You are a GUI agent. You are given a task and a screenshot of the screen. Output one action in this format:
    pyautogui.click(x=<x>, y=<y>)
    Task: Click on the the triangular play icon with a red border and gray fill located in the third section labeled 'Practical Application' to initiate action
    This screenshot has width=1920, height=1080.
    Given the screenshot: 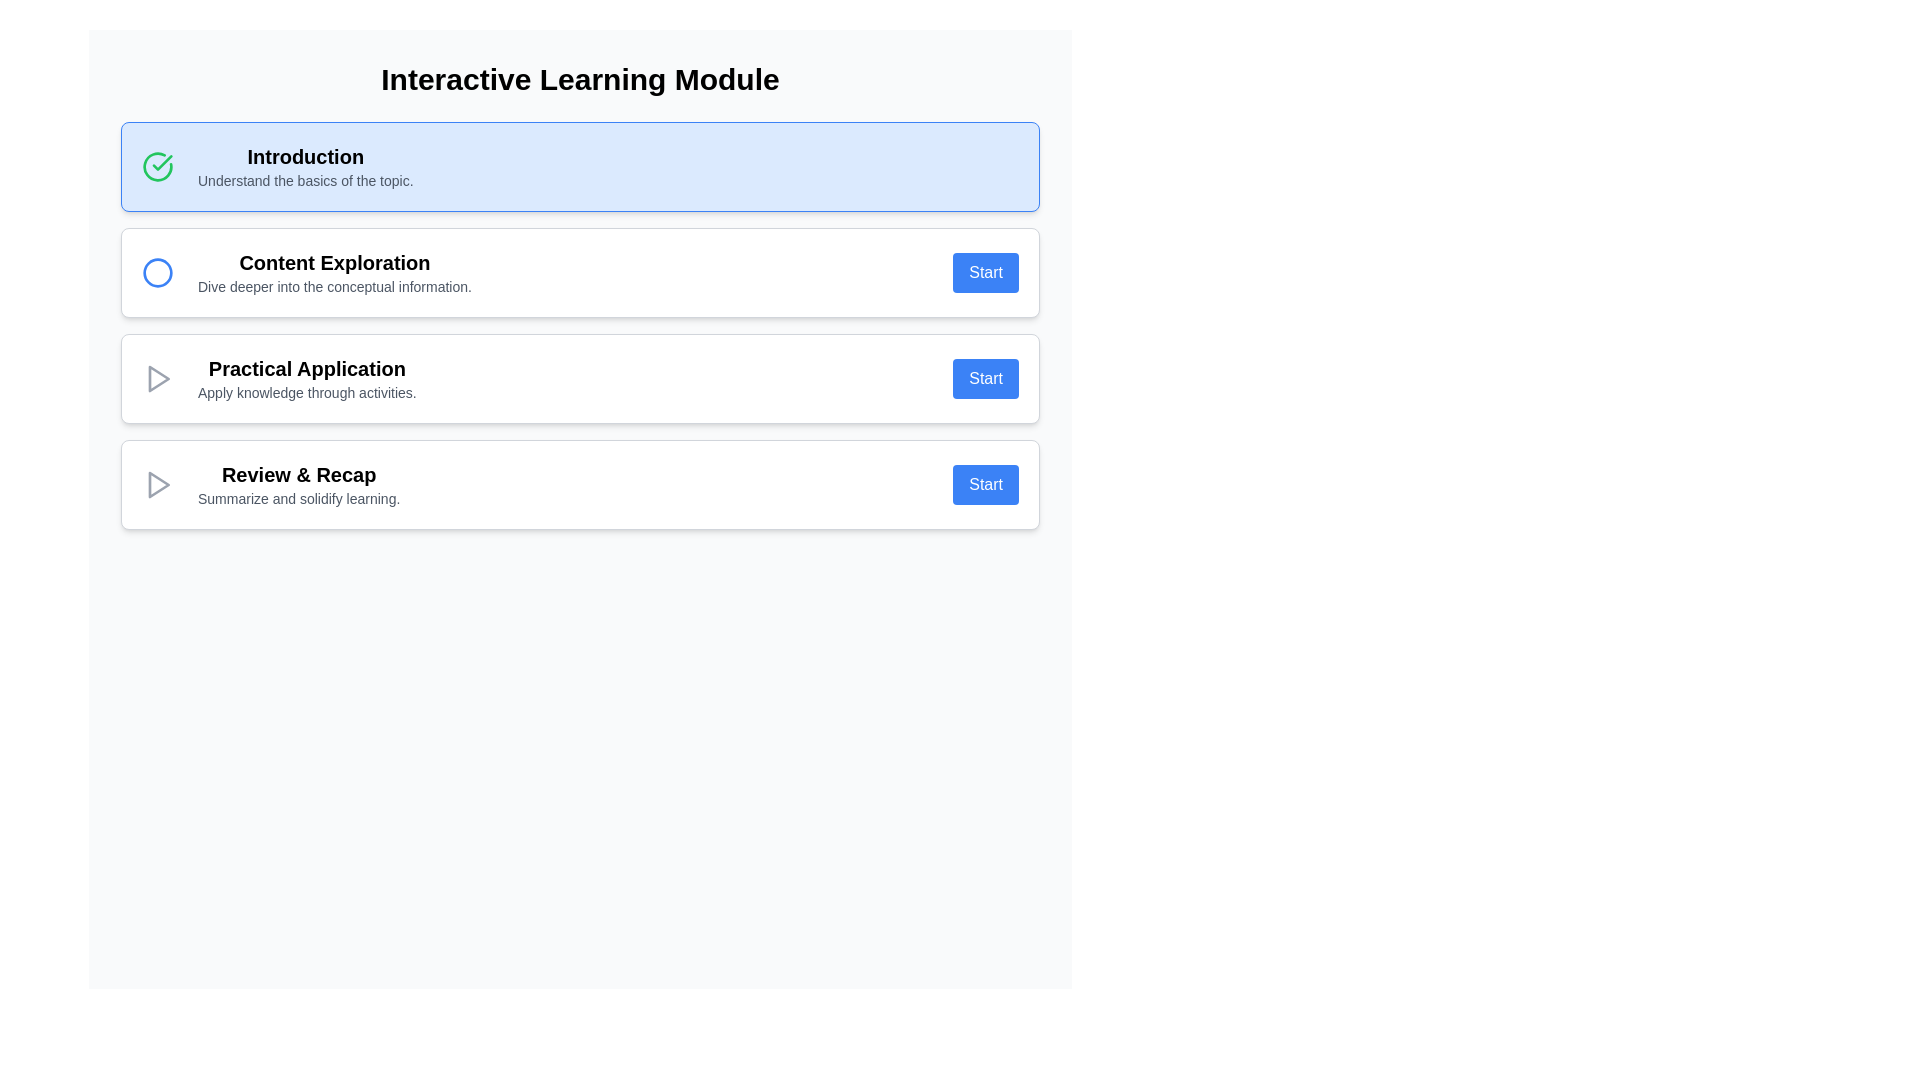 What is the action you would take?
    pyautogui.click(x=157, y=378)
    